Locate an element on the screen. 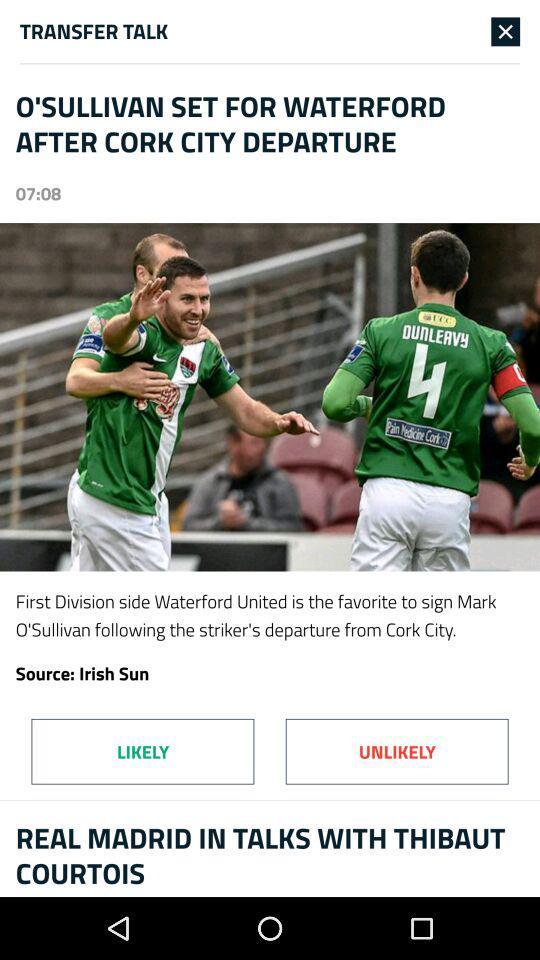 The image size is (540, 960). icon at the top right corner is located at coordinates (504, 30).